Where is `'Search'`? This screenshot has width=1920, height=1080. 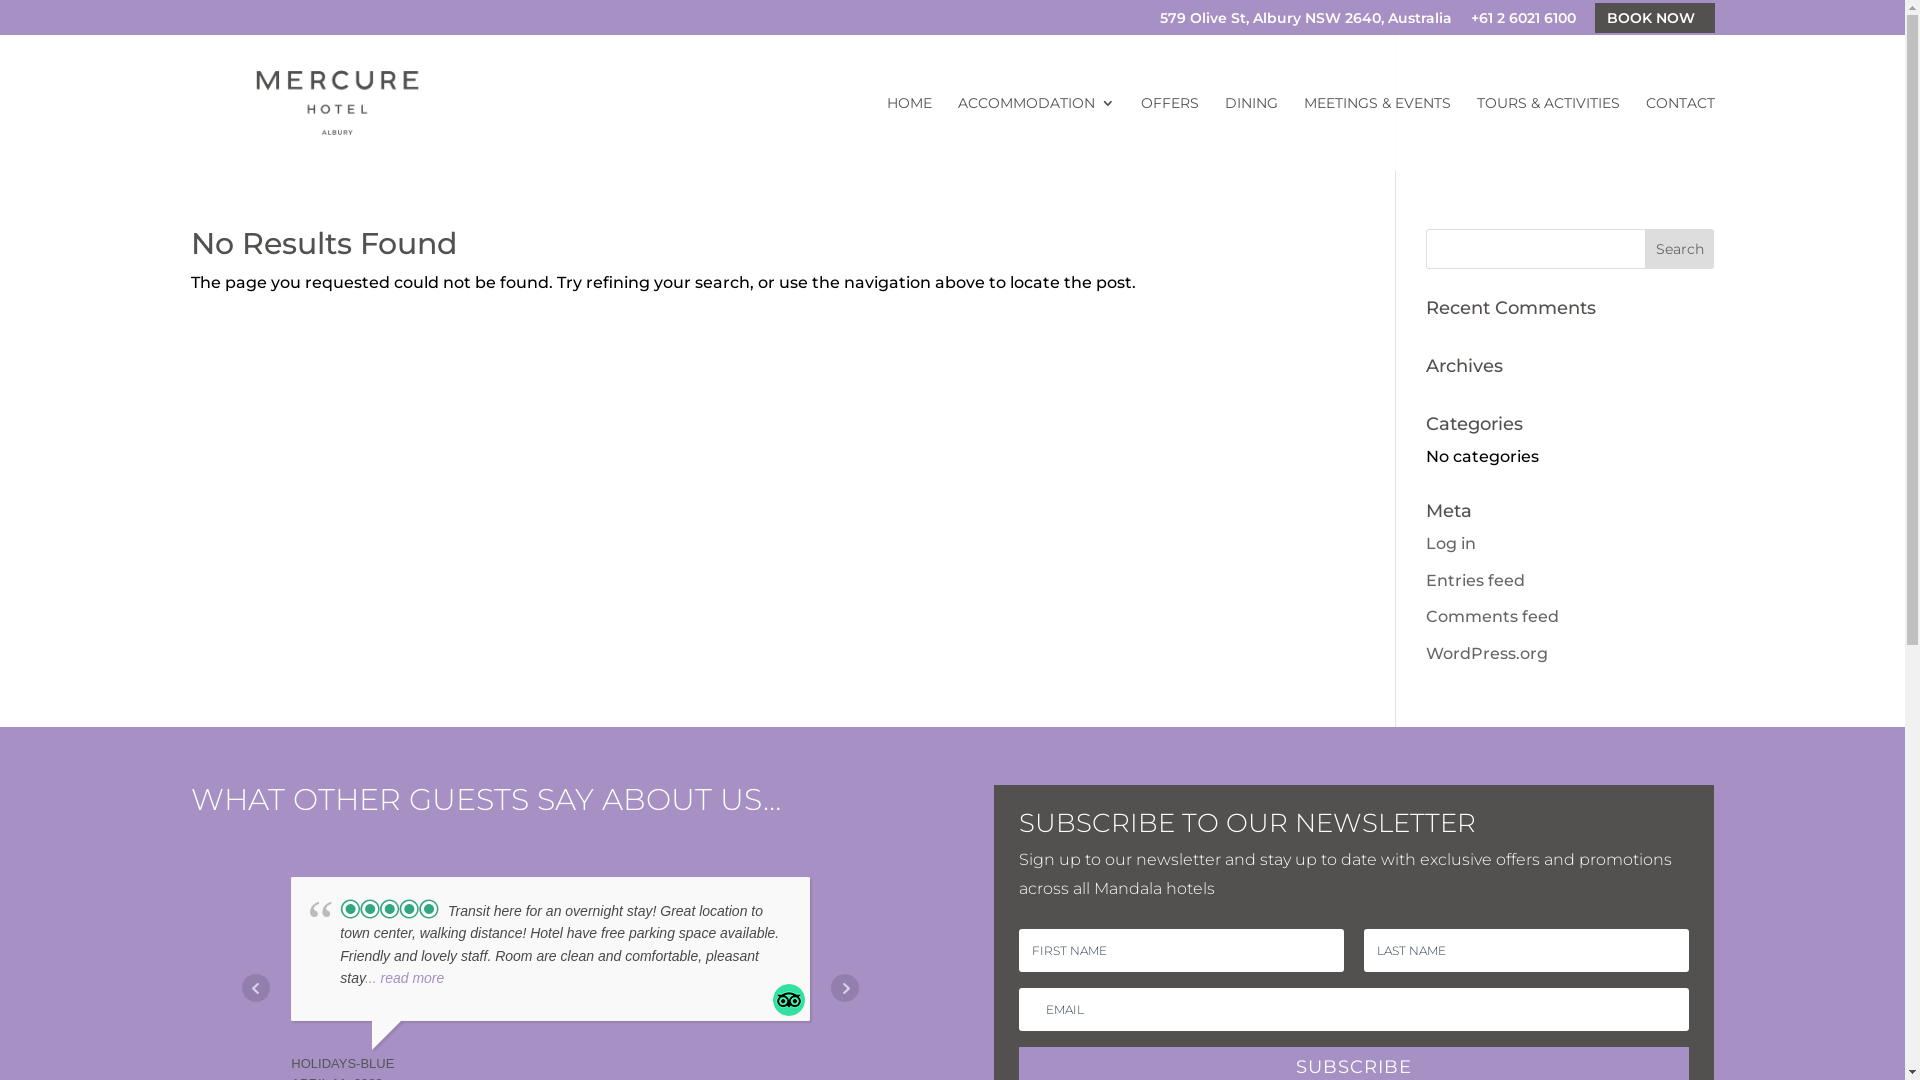
'Search' is located at coordinates (1680, 248).